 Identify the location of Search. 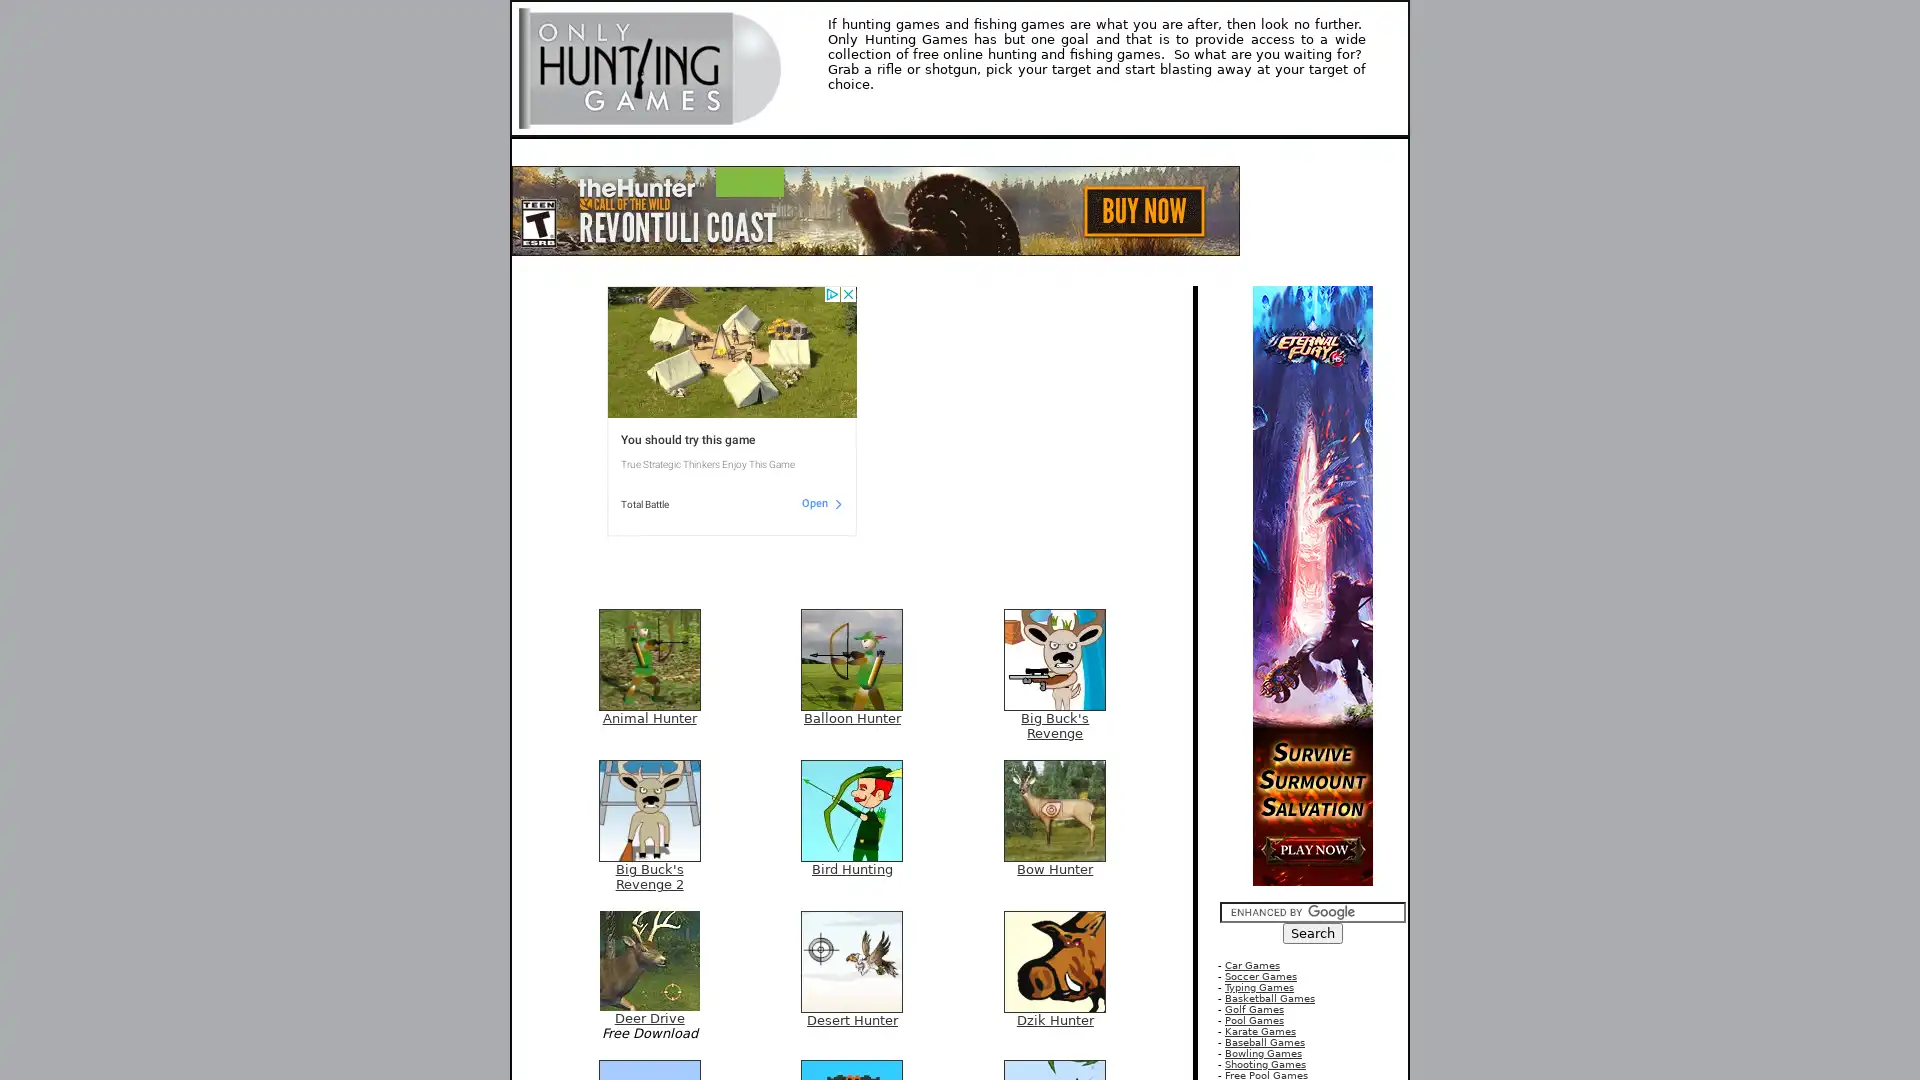
(1313, 933).